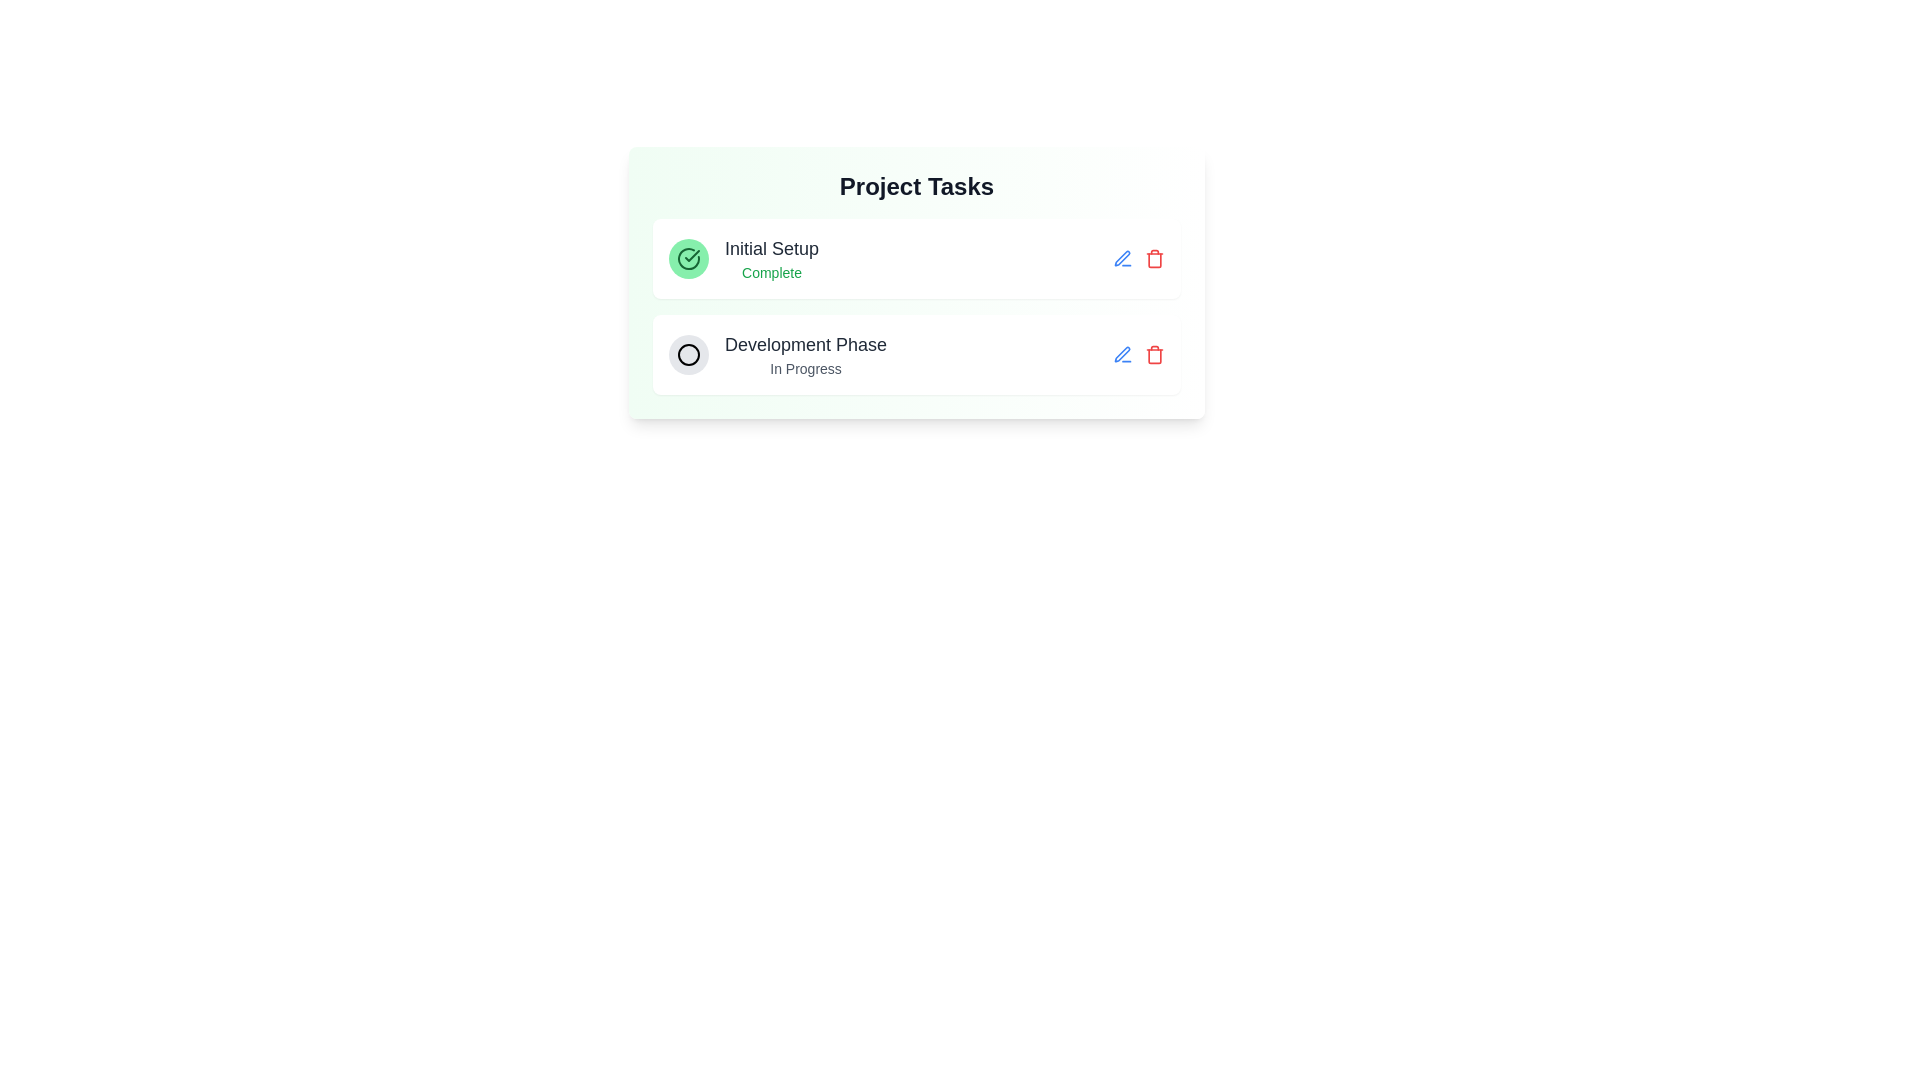  I want to click on the small green text label saying 'Complete' located directly below the 'Initial Setup' heading in the 'Project Tasks' section, so click(771, 273).